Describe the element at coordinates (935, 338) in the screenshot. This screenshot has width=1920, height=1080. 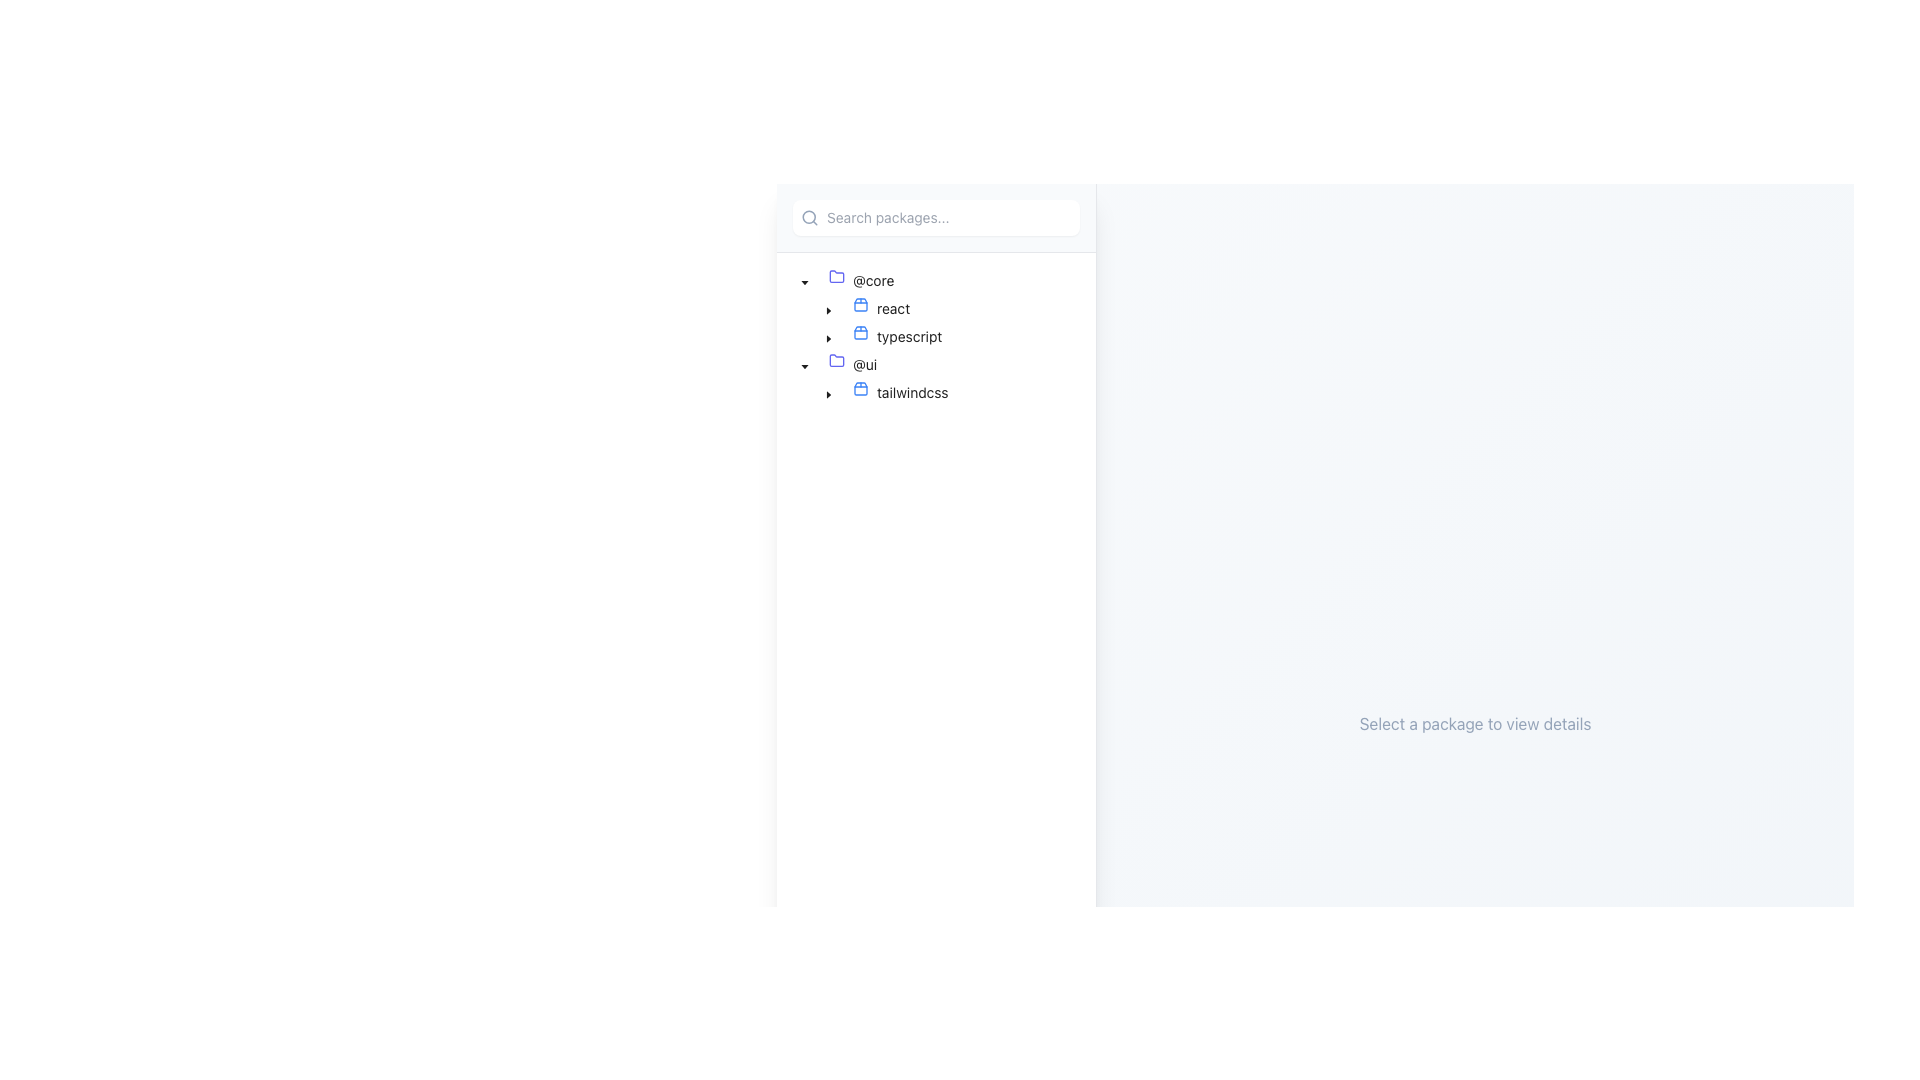
I see `the multi-line text content displaying '@corereacttypescript@uitailwindcss' in the left-hand side panel` at that location.